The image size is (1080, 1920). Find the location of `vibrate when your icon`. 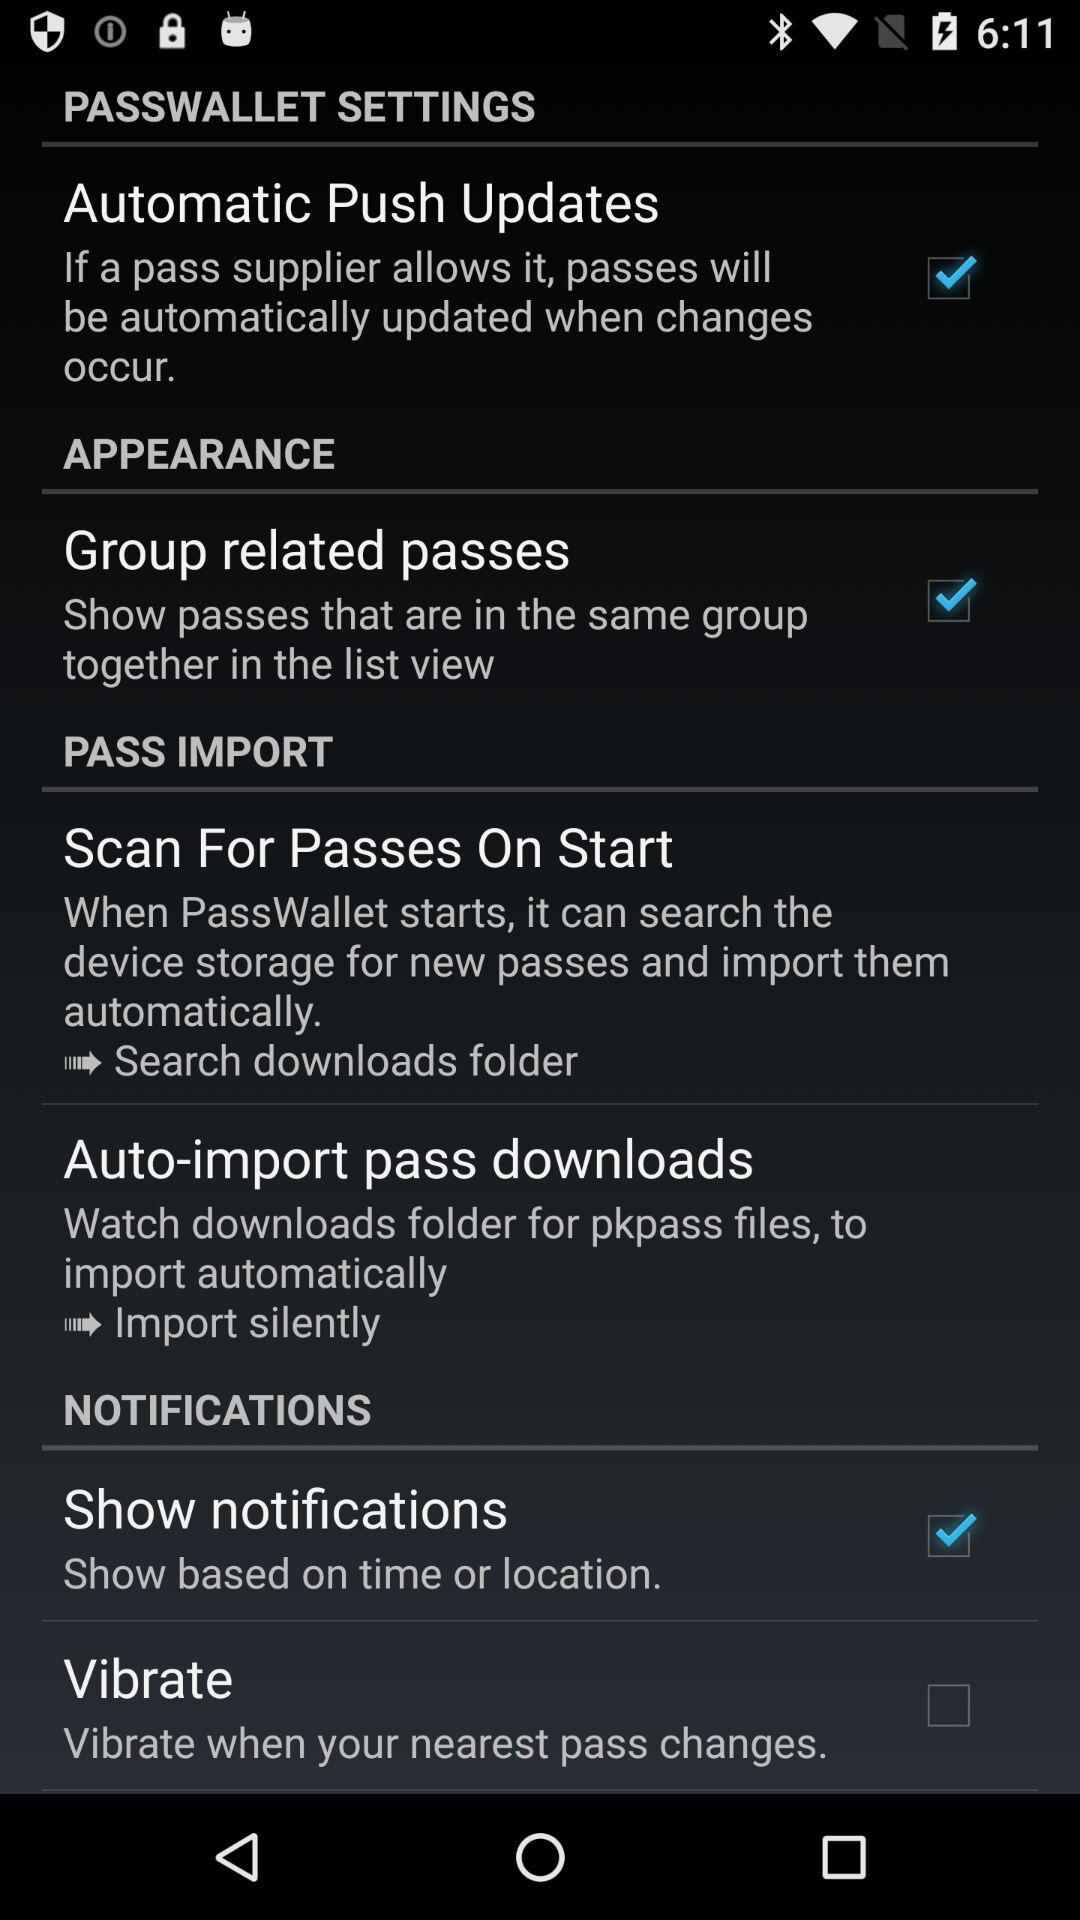

vibrate when your icon is located at coordinates (444, 1740).